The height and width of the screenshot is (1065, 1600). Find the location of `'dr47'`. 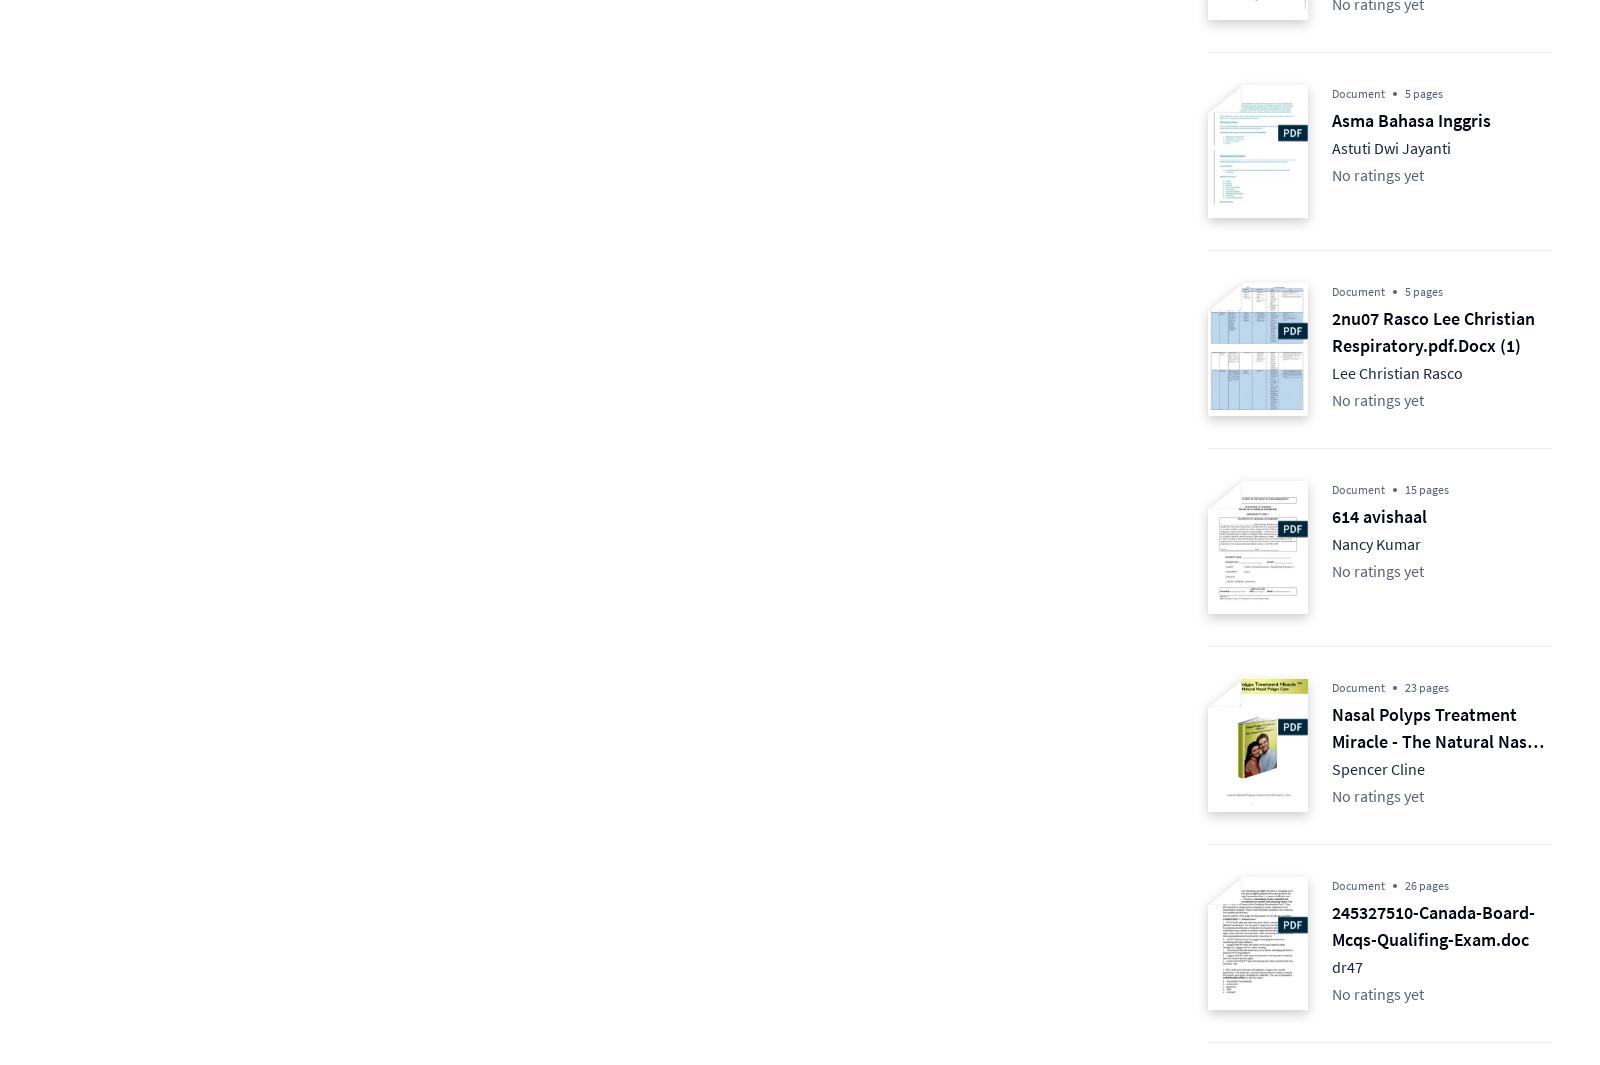

'dr47' is located at coordinates (1346, 967).